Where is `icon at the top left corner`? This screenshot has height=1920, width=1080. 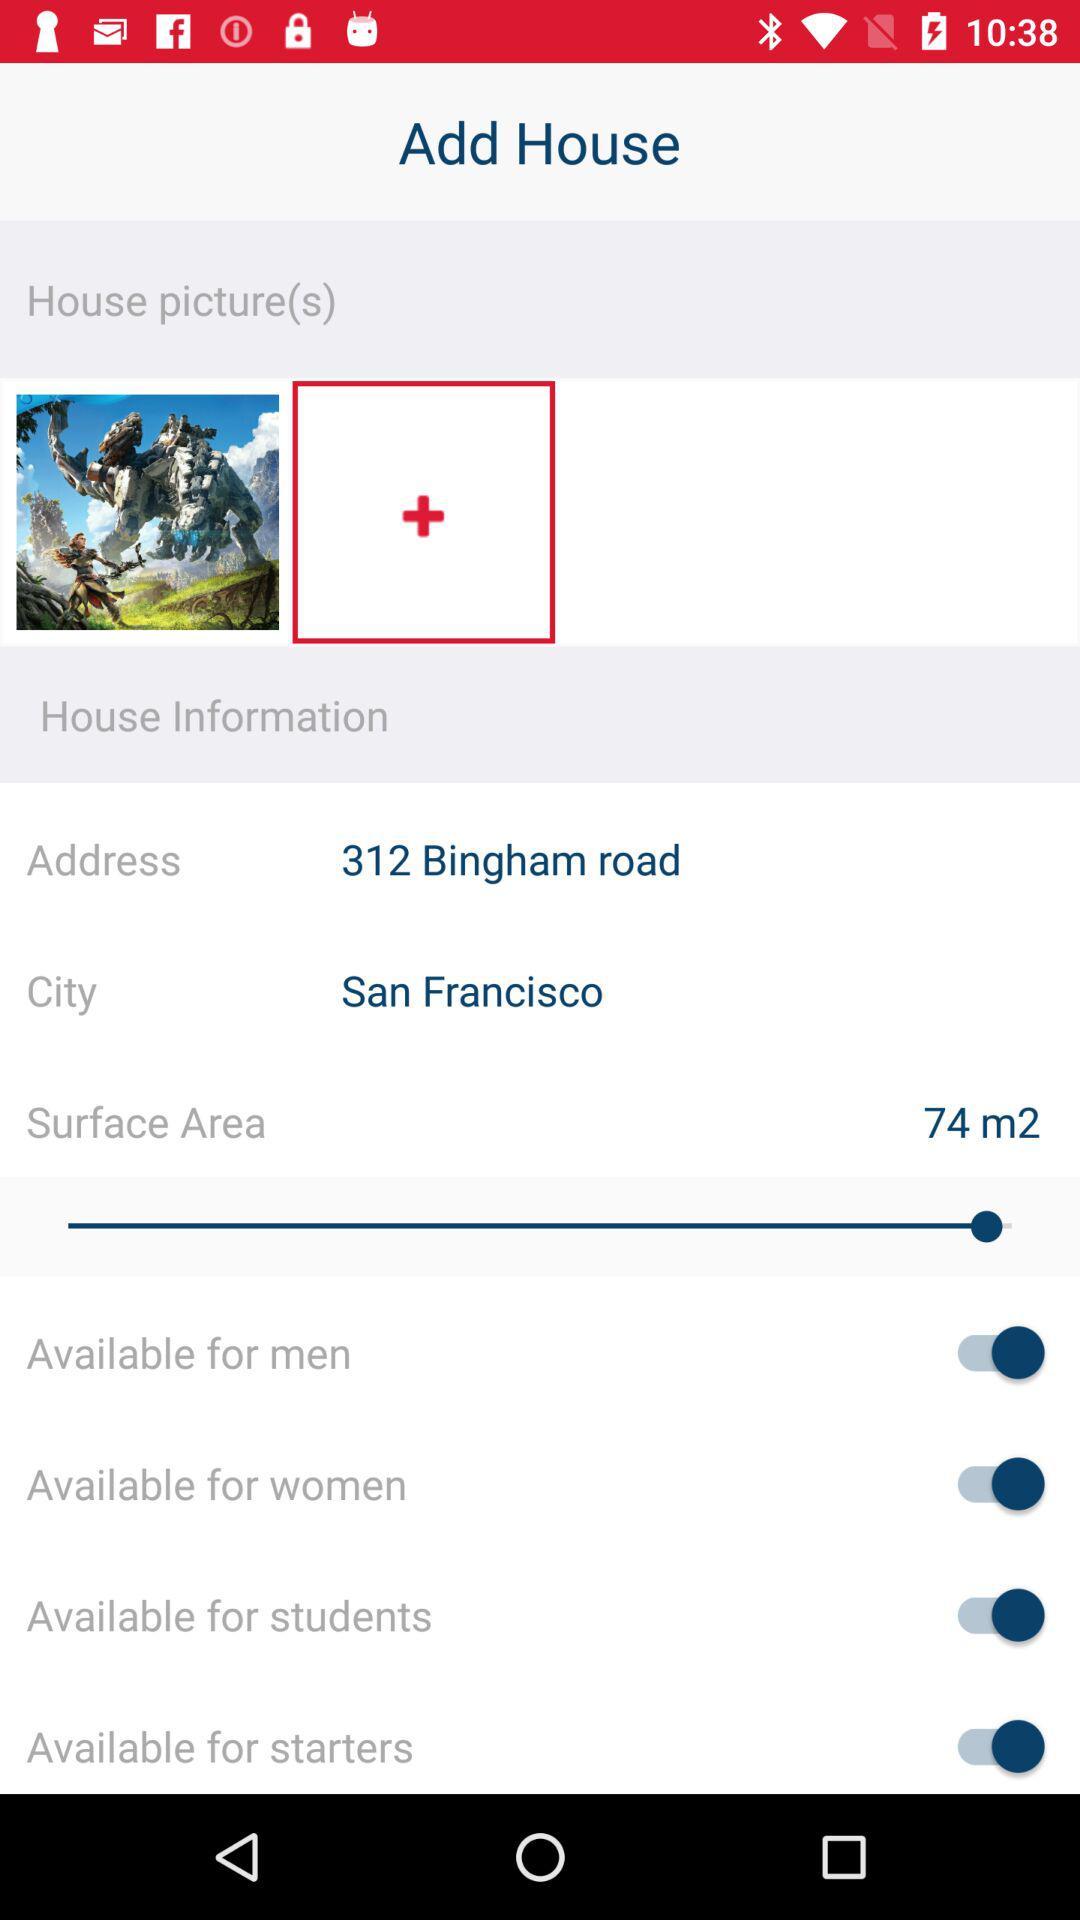
icon at the top left corner is located at coordinates (146, 518).